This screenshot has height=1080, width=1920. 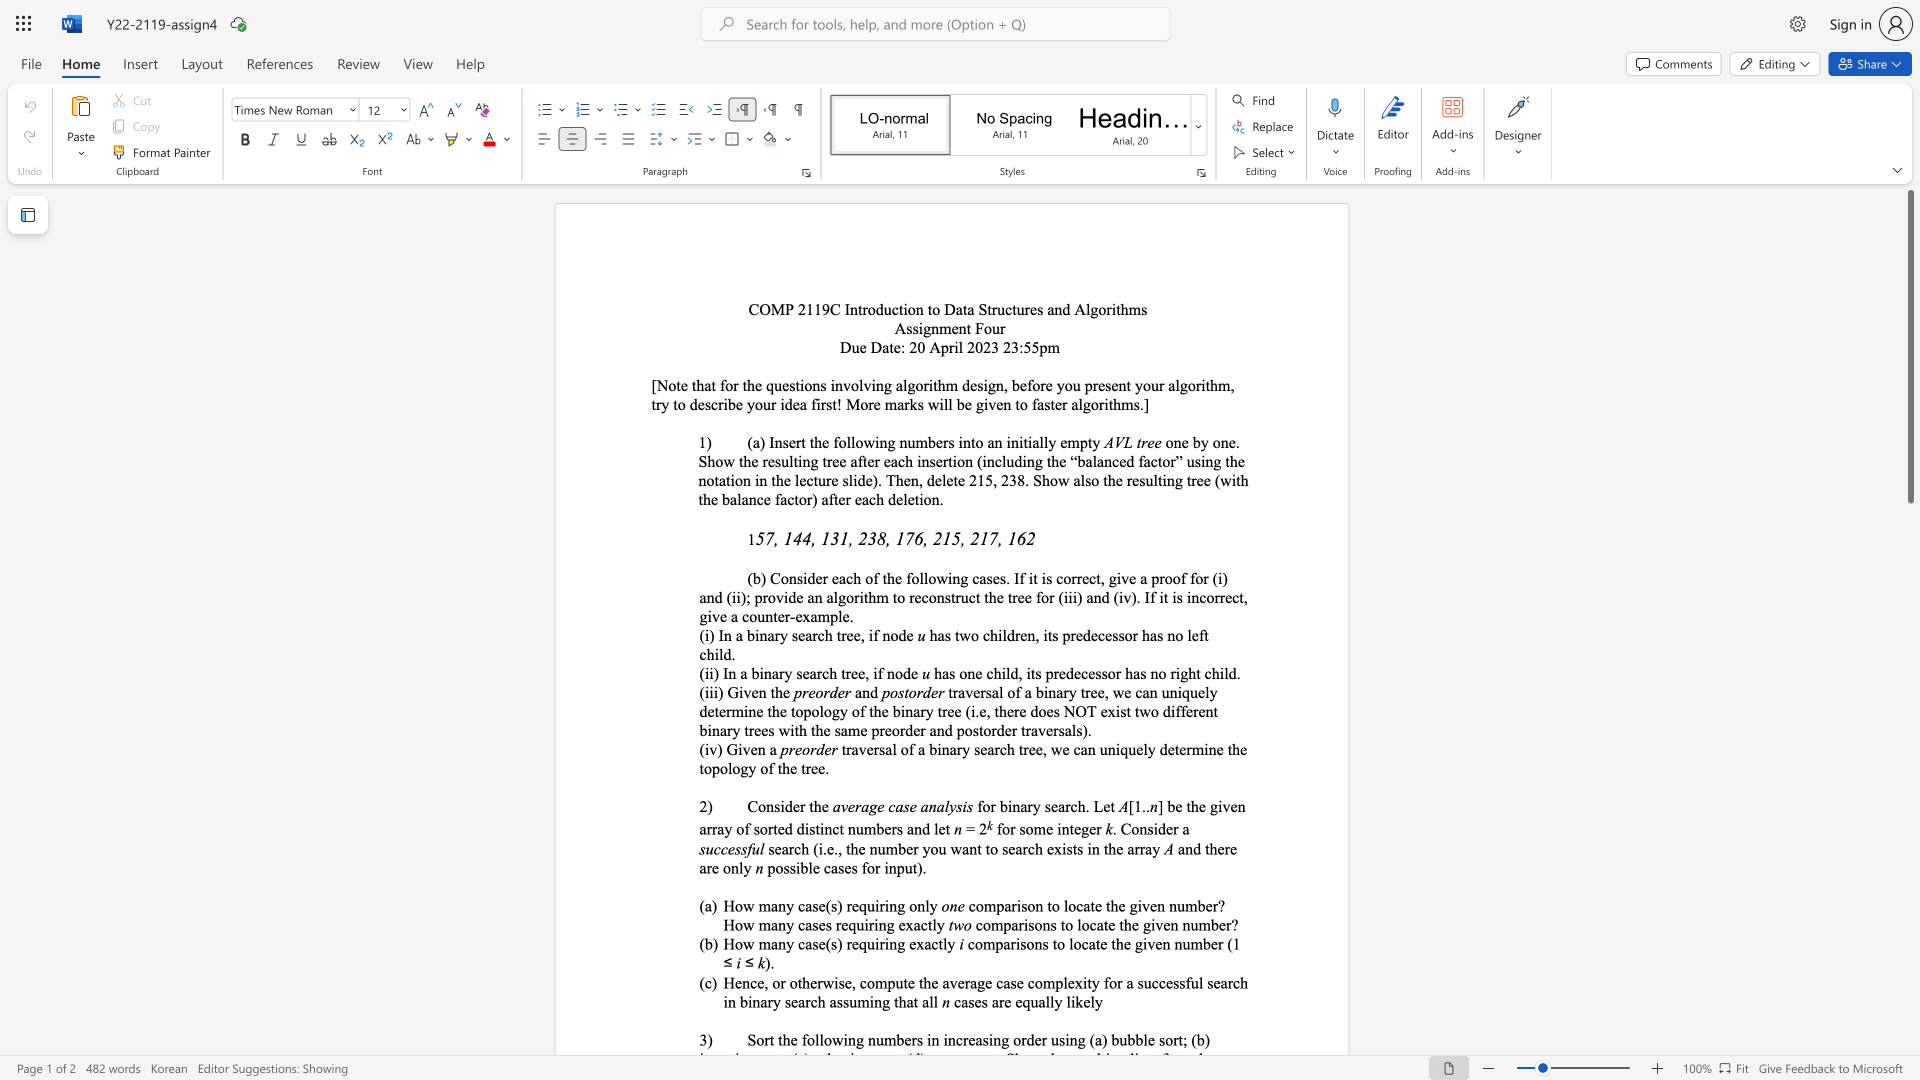 What do you see at coordinates (1909, 820) in the screenshot?
I see `the scrollbar to move the page downward` at bounding box center [1909, 820].